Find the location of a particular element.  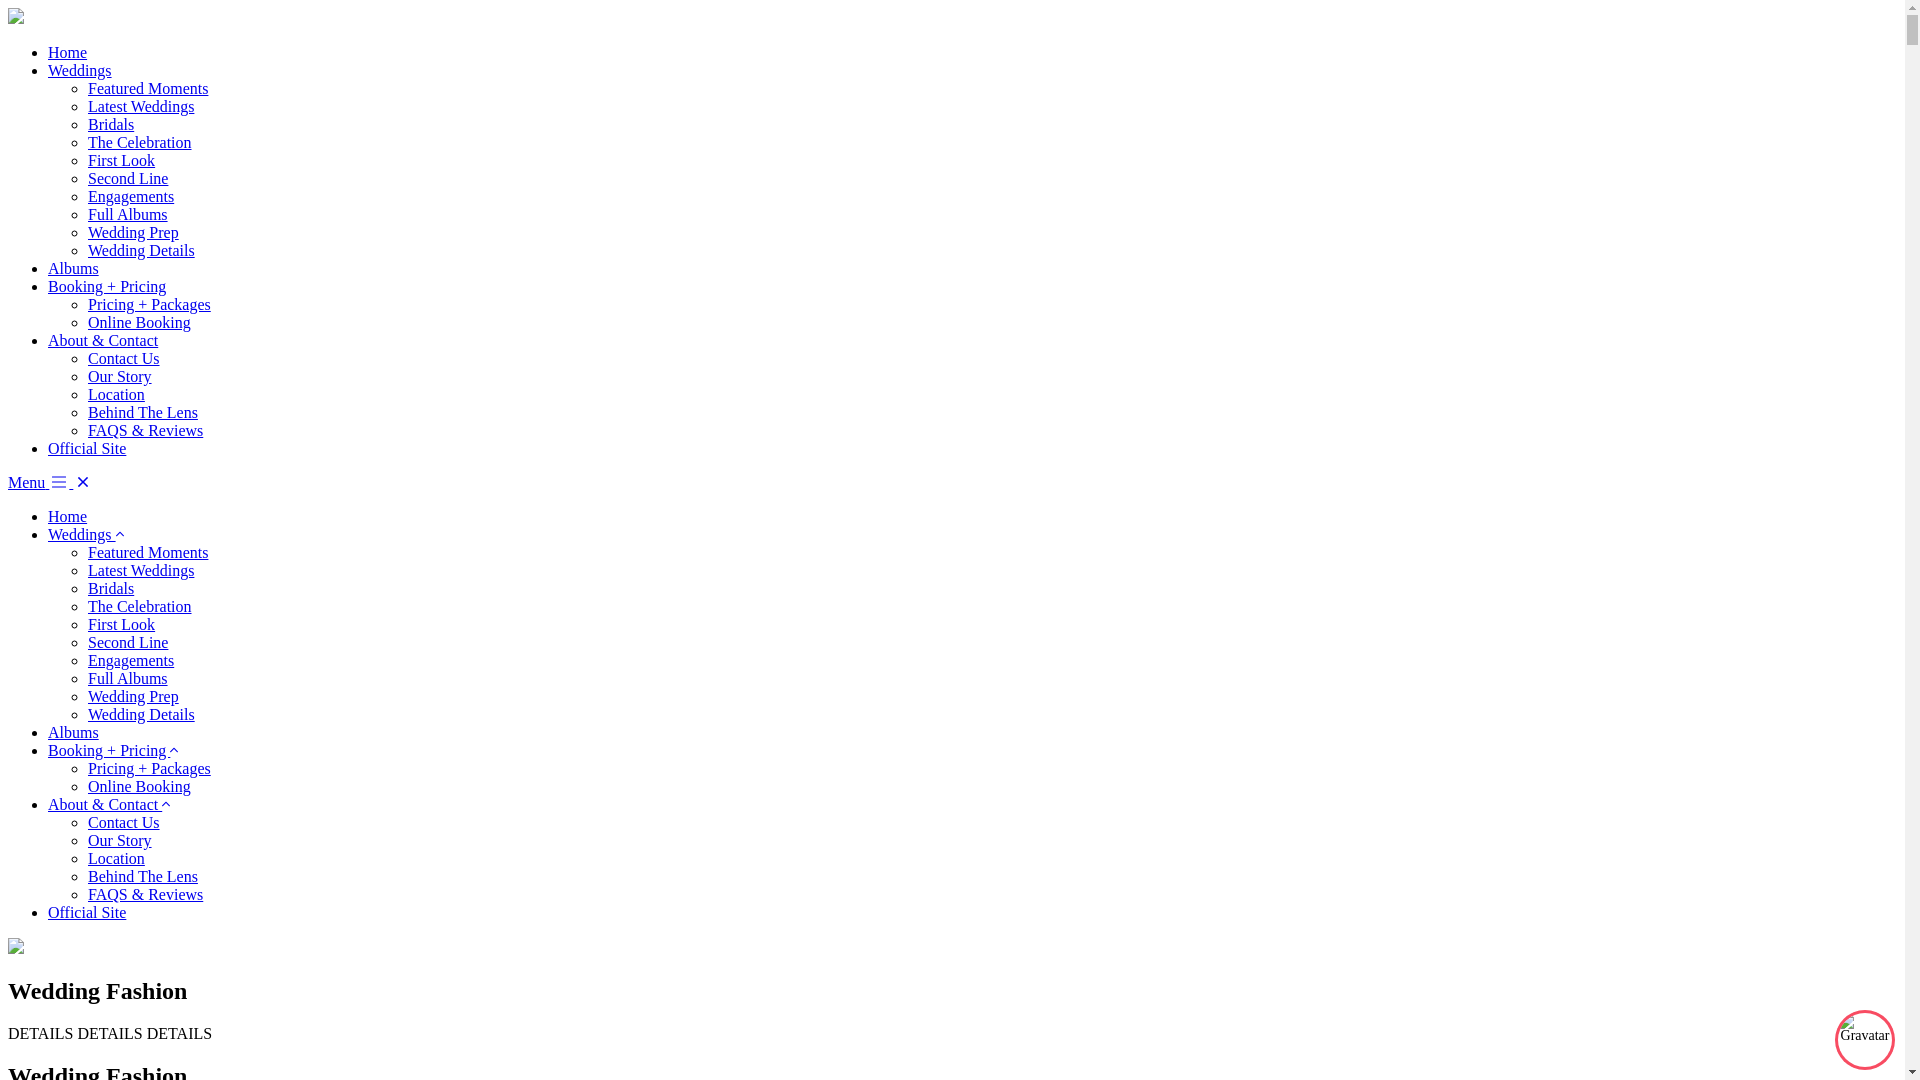

'Online Booking' is located at coordinates (86, 785).